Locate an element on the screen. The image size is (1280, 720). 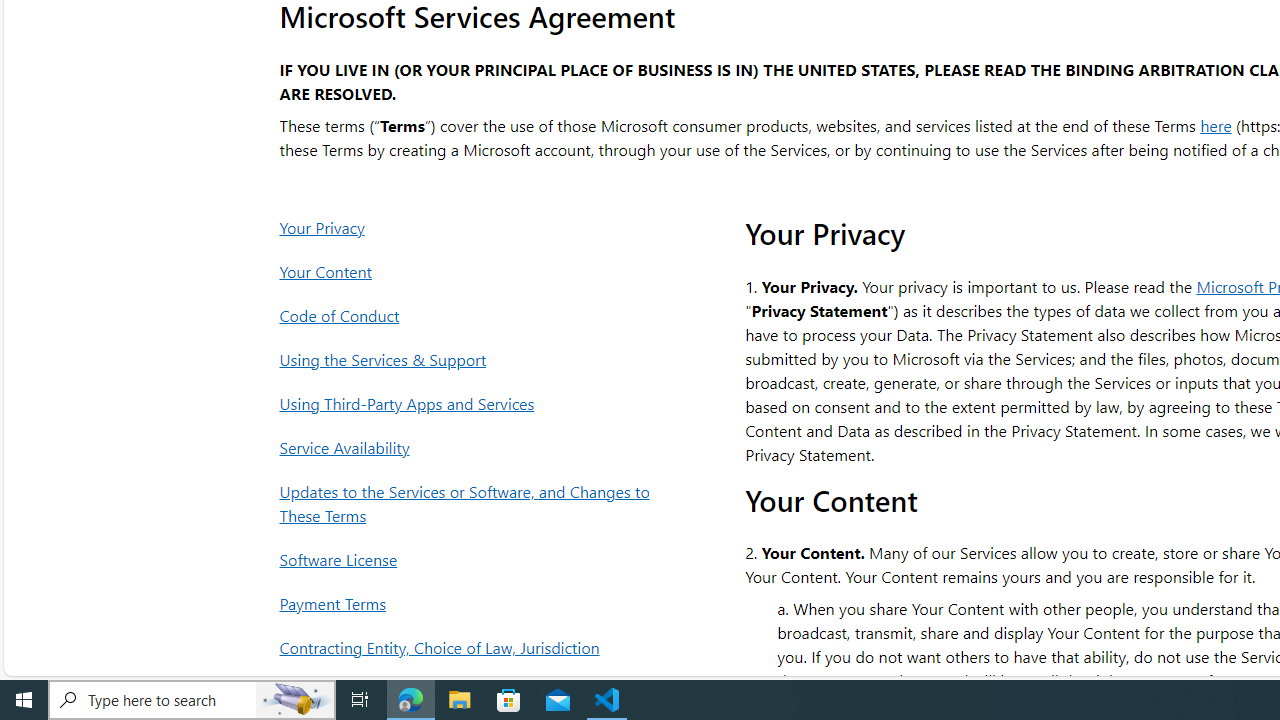
'Contracting Entity, Choice of Law, Jurisdiction' is located at coordinates (469, 647).